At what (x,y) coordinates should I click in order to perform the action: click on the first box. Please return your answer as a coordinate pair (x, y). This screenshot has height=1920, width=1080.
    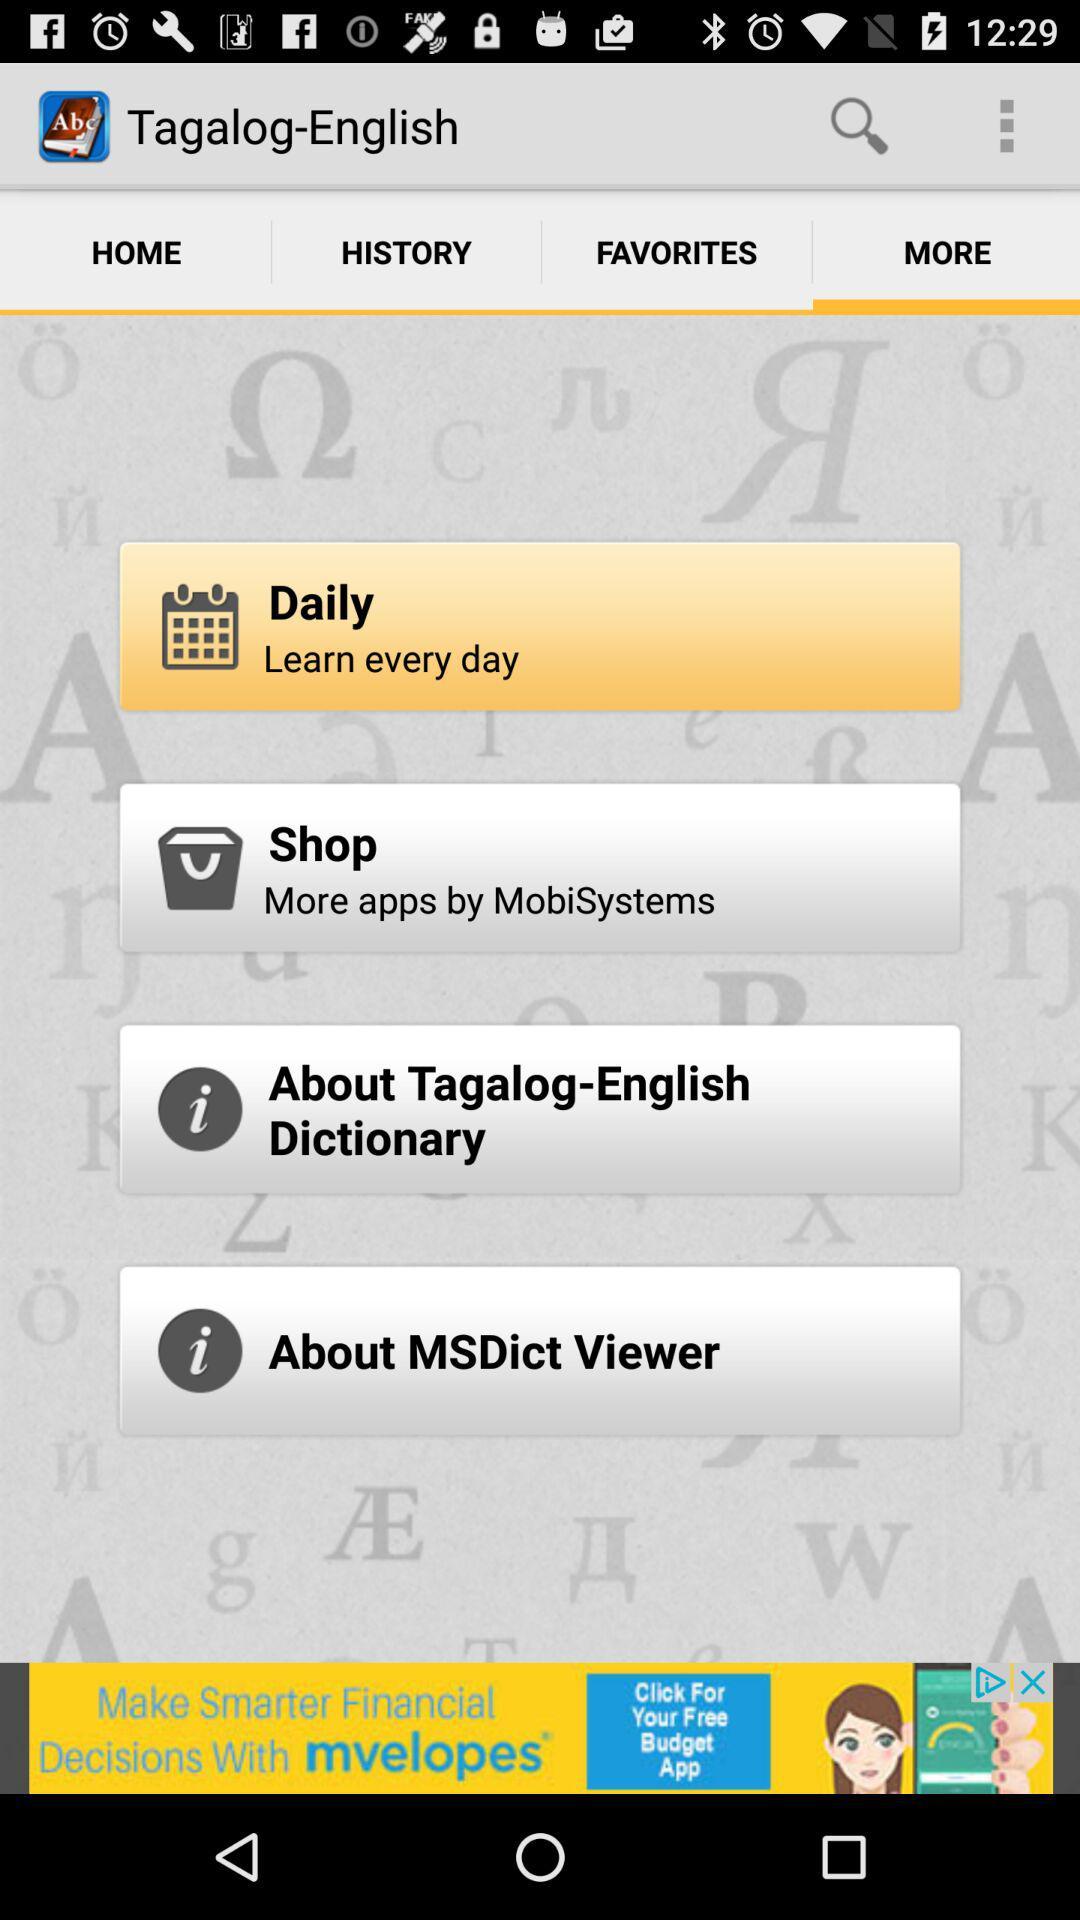
    Looking at the image, I should click on (540, 625).